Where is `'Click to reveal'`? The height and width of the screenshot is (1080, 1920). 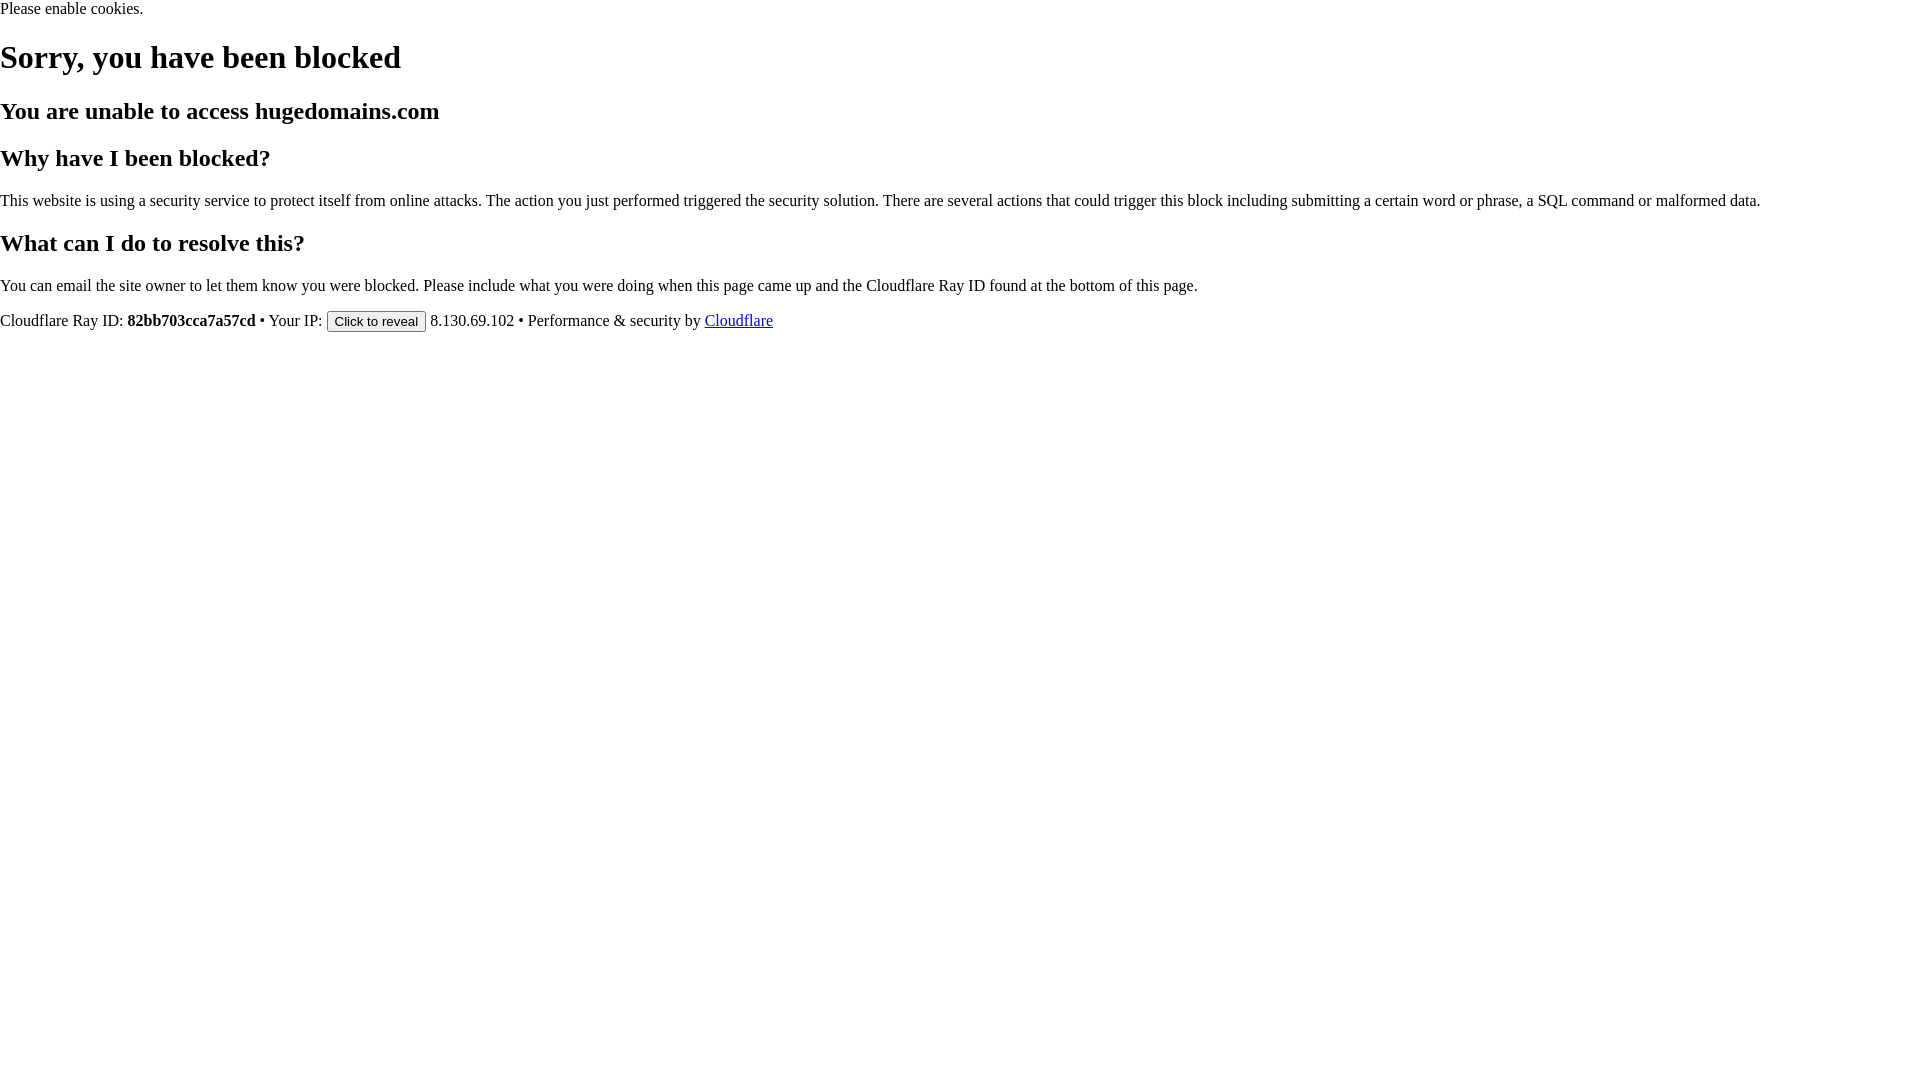
'Click to reveal' is located at coordinates (375, 319).